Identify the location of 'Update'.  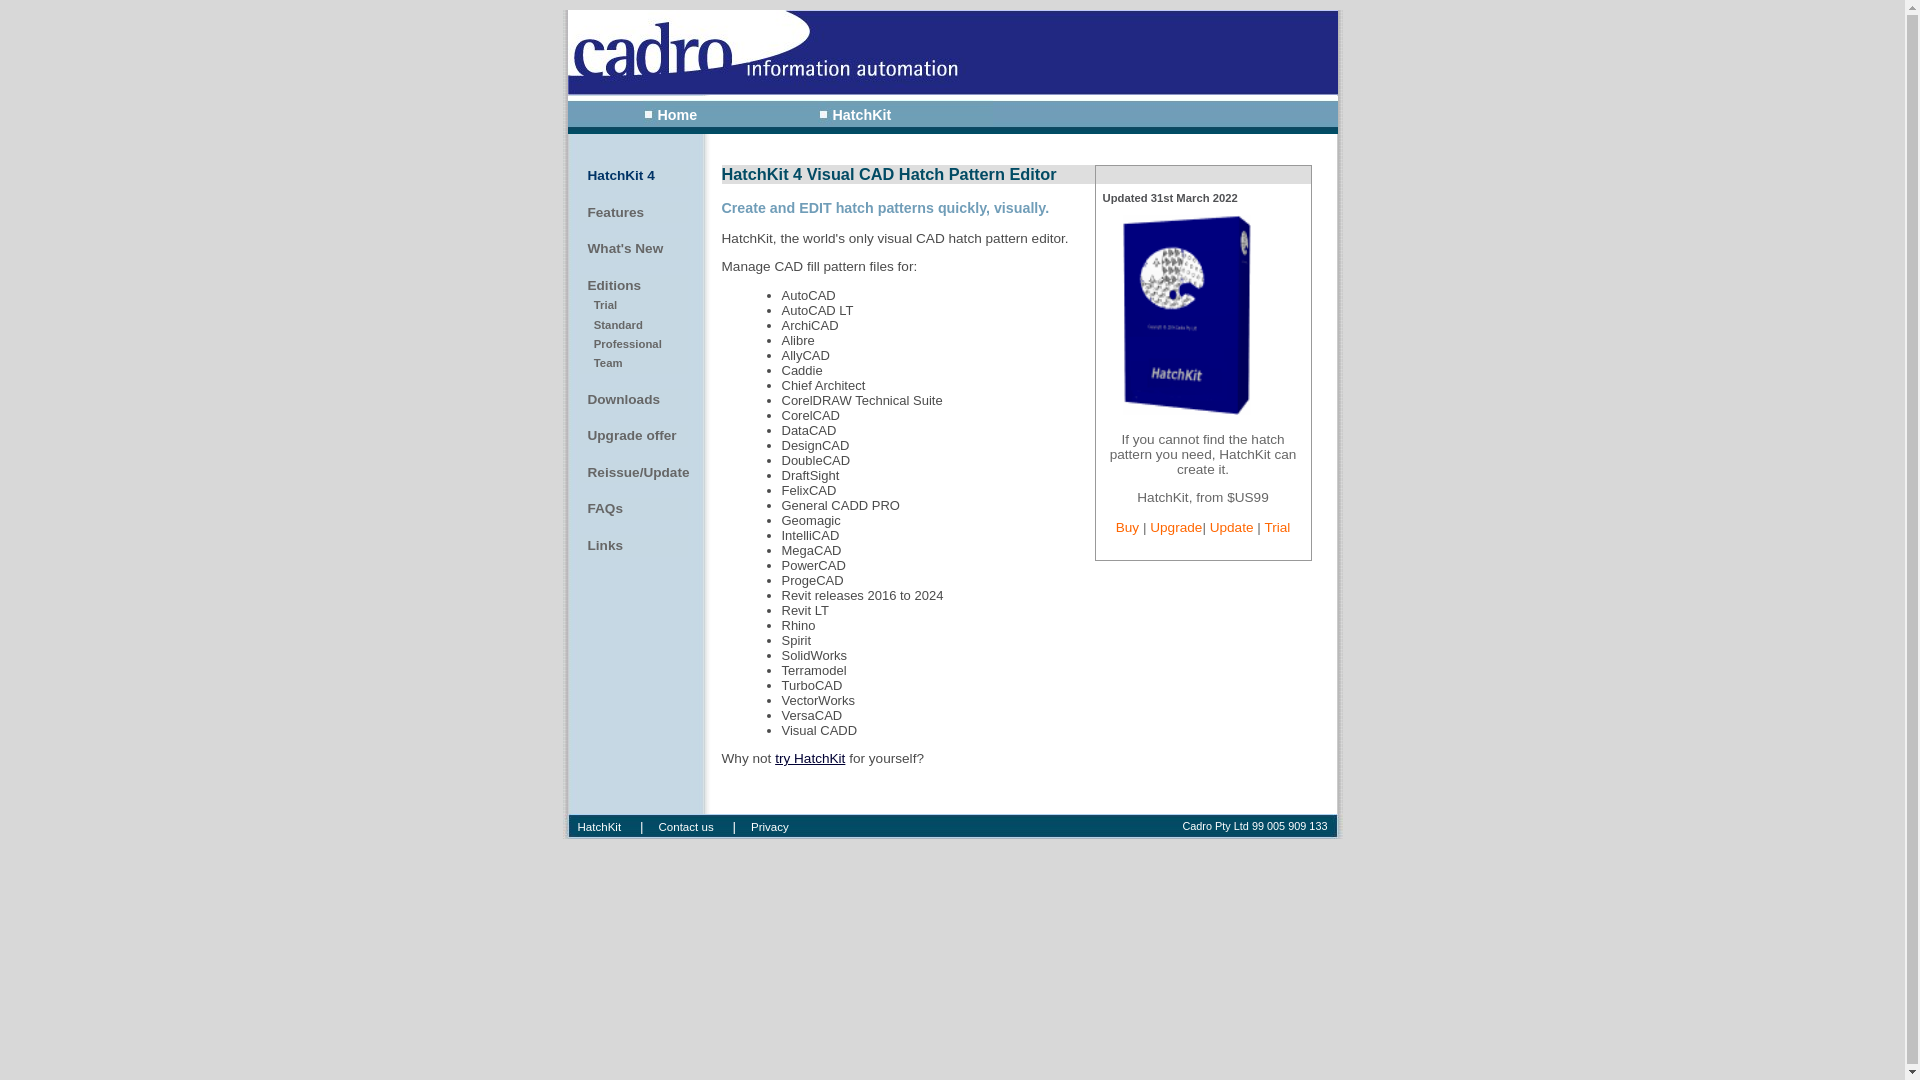
(1208, 526).